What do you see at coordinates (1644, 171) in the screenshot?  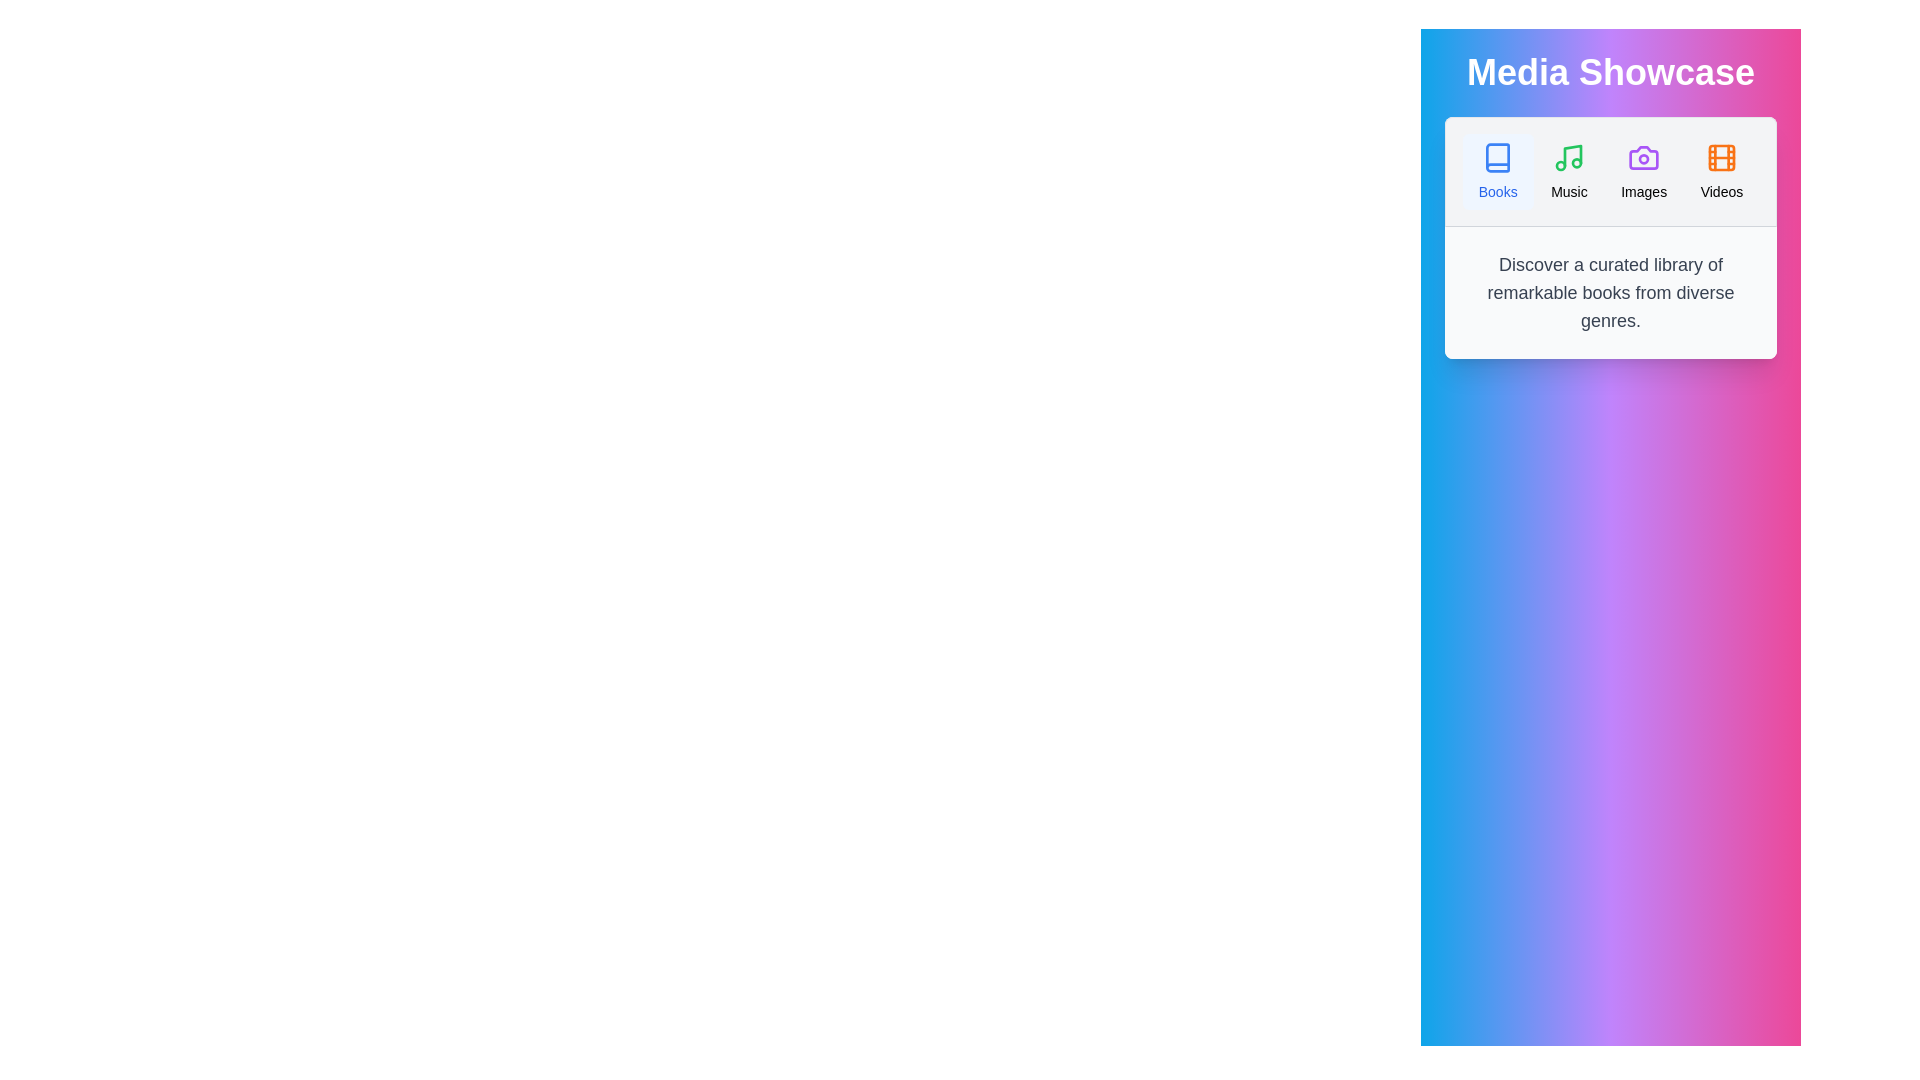 I see `the Images tab by clicking on it` at bounding box center [1644, 171].